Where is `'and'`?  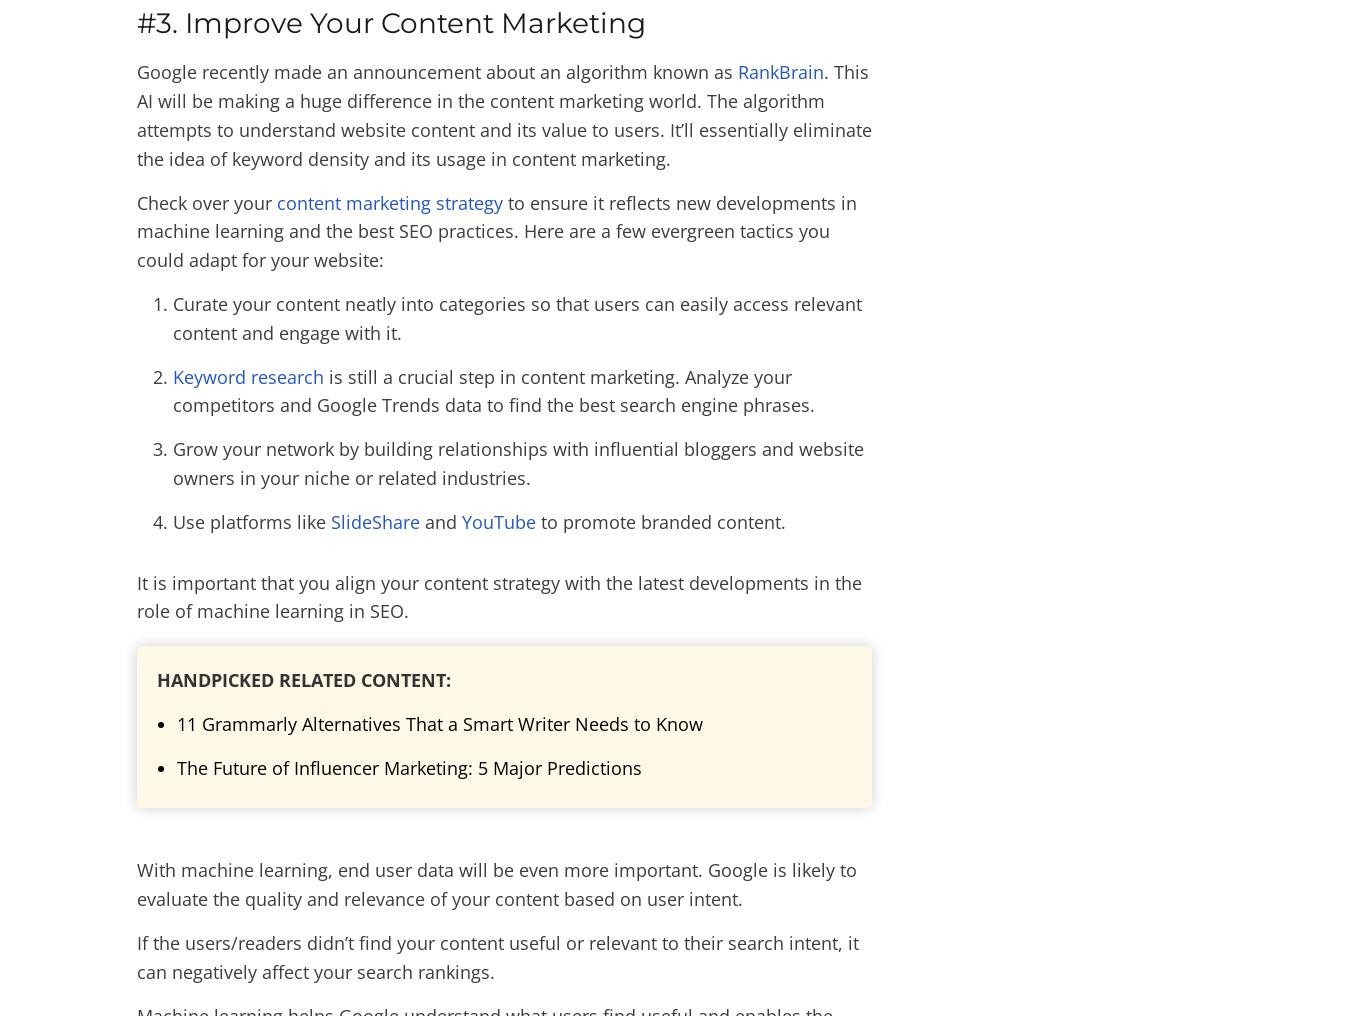 'and' is located at coordinates (439, 520).